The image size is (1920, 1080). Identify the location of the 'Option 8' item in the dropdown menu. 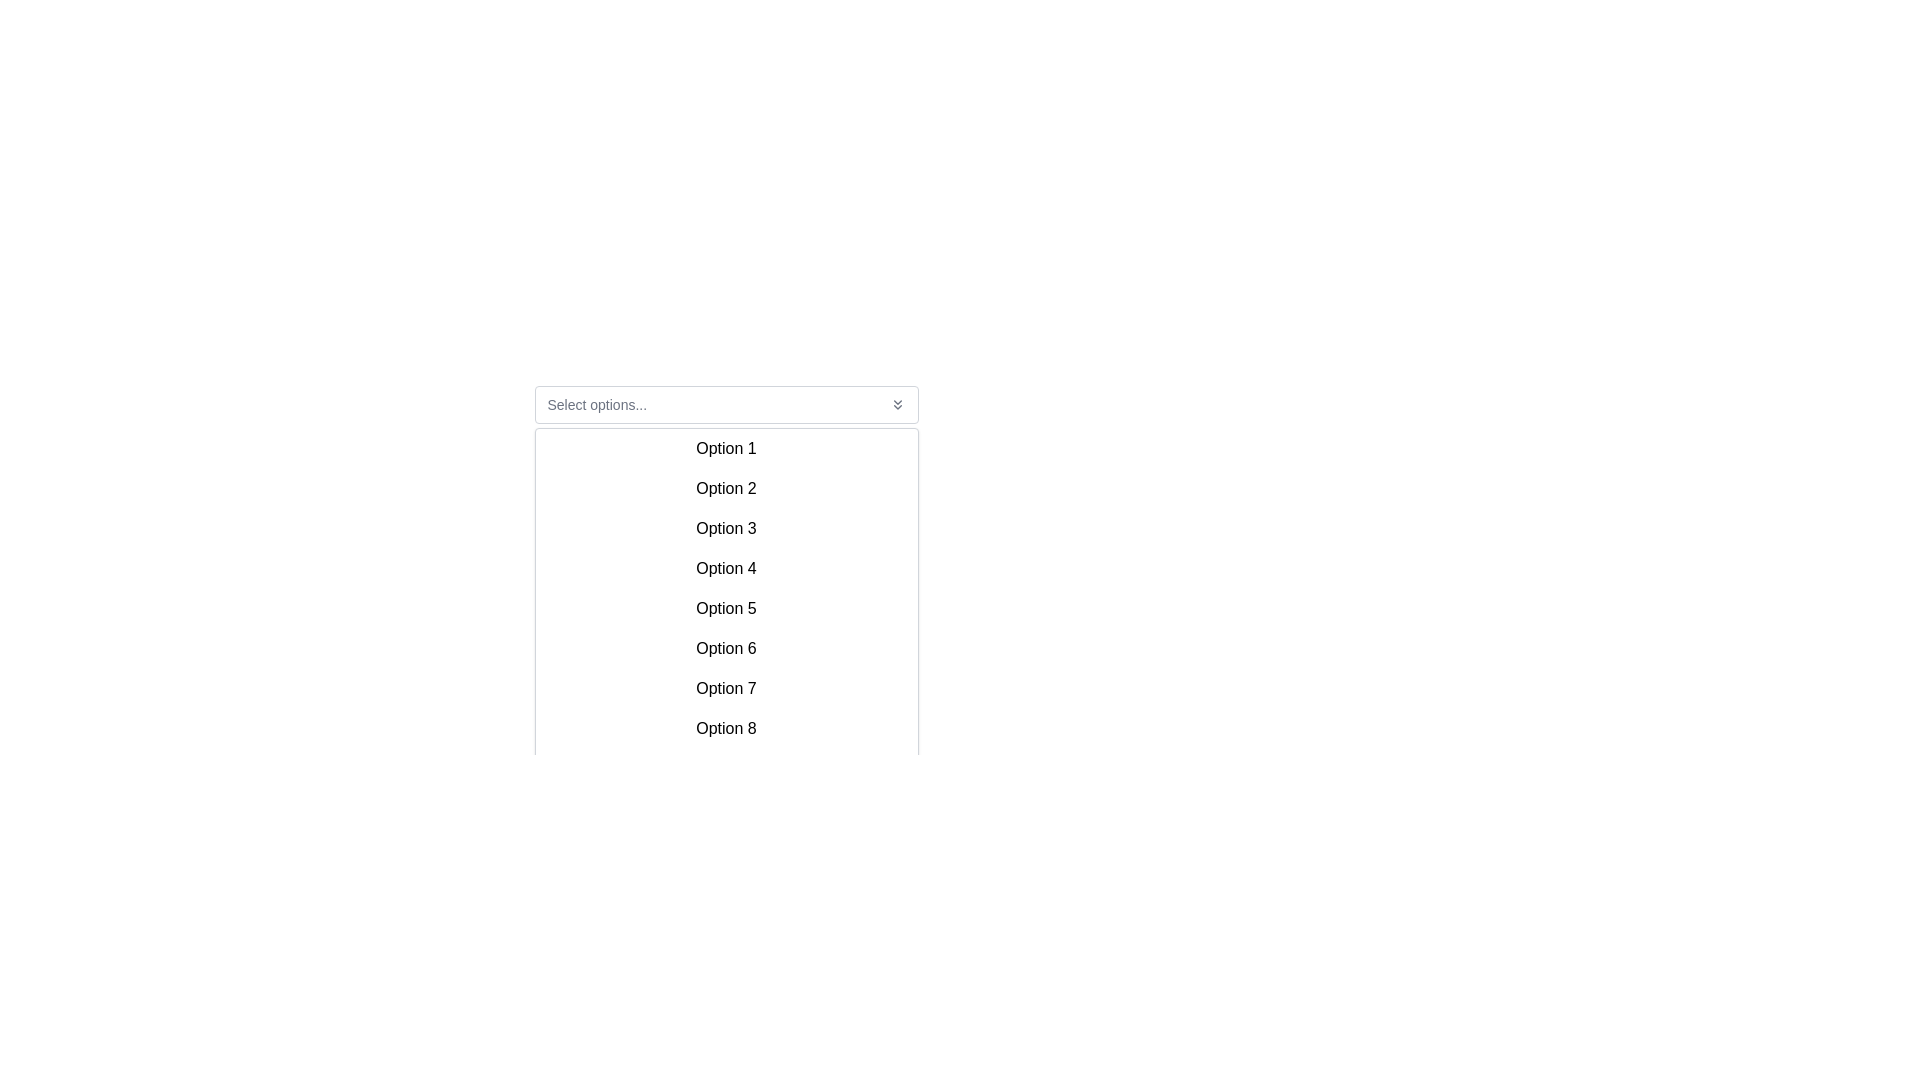
(725, 729).